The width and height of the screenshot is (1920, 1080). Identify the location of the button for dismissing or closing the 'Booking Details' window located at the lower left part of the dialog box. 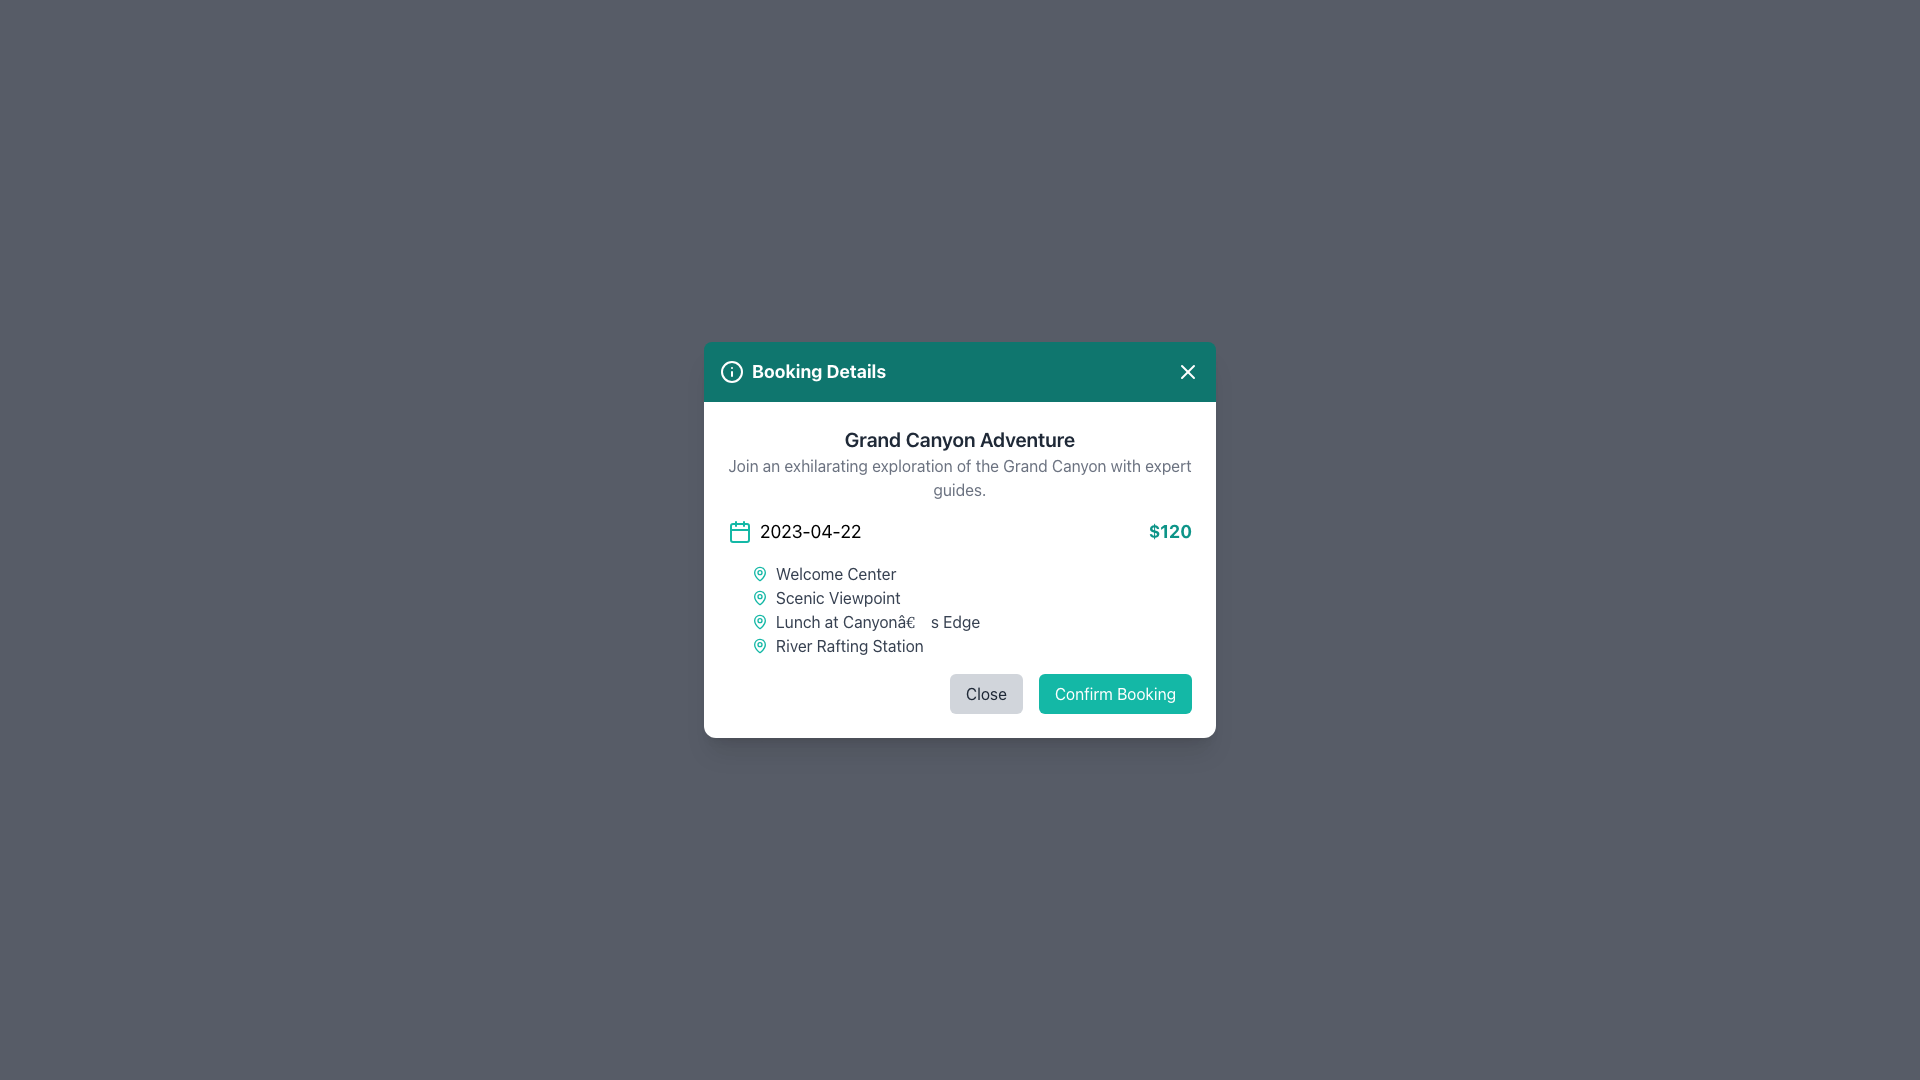
(986, 693).